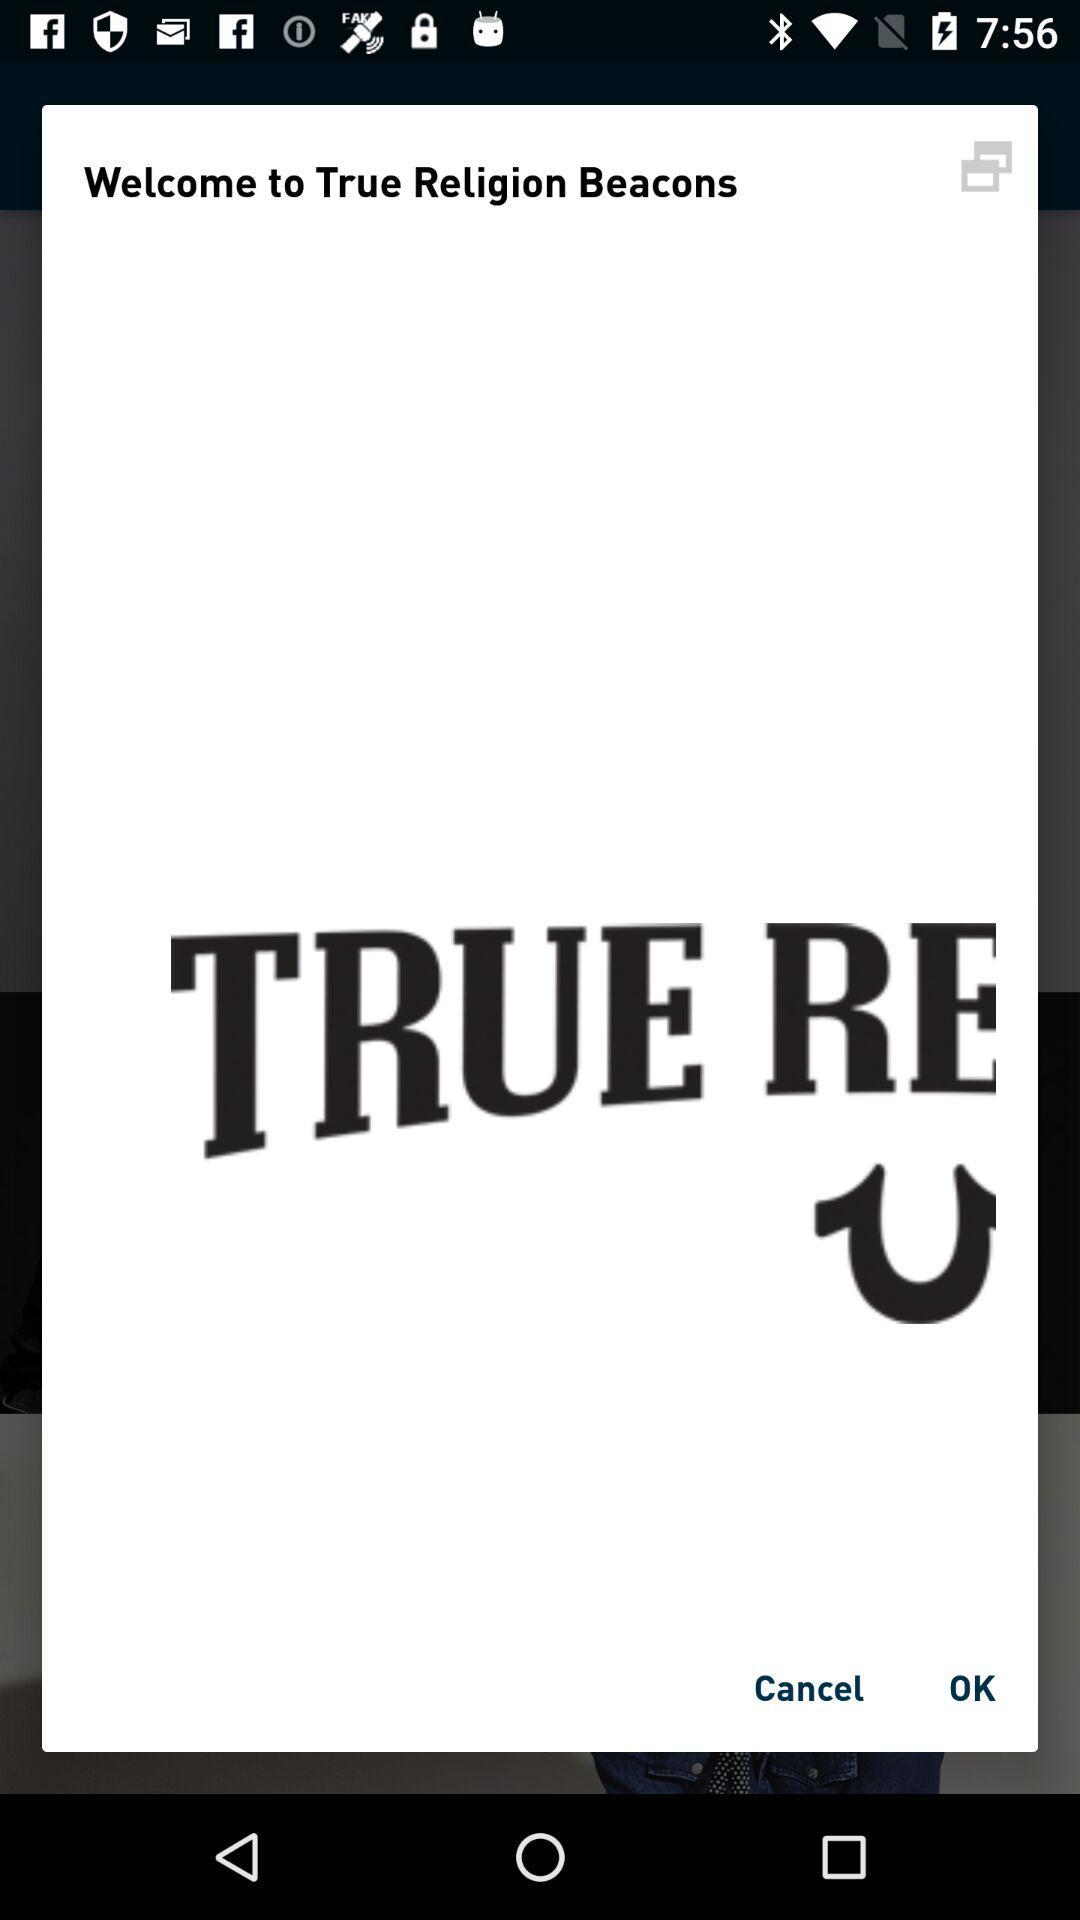 Image resolution: width=1080 pixels, height=1920 pixels. I want to click on printer, so click(985, 166).